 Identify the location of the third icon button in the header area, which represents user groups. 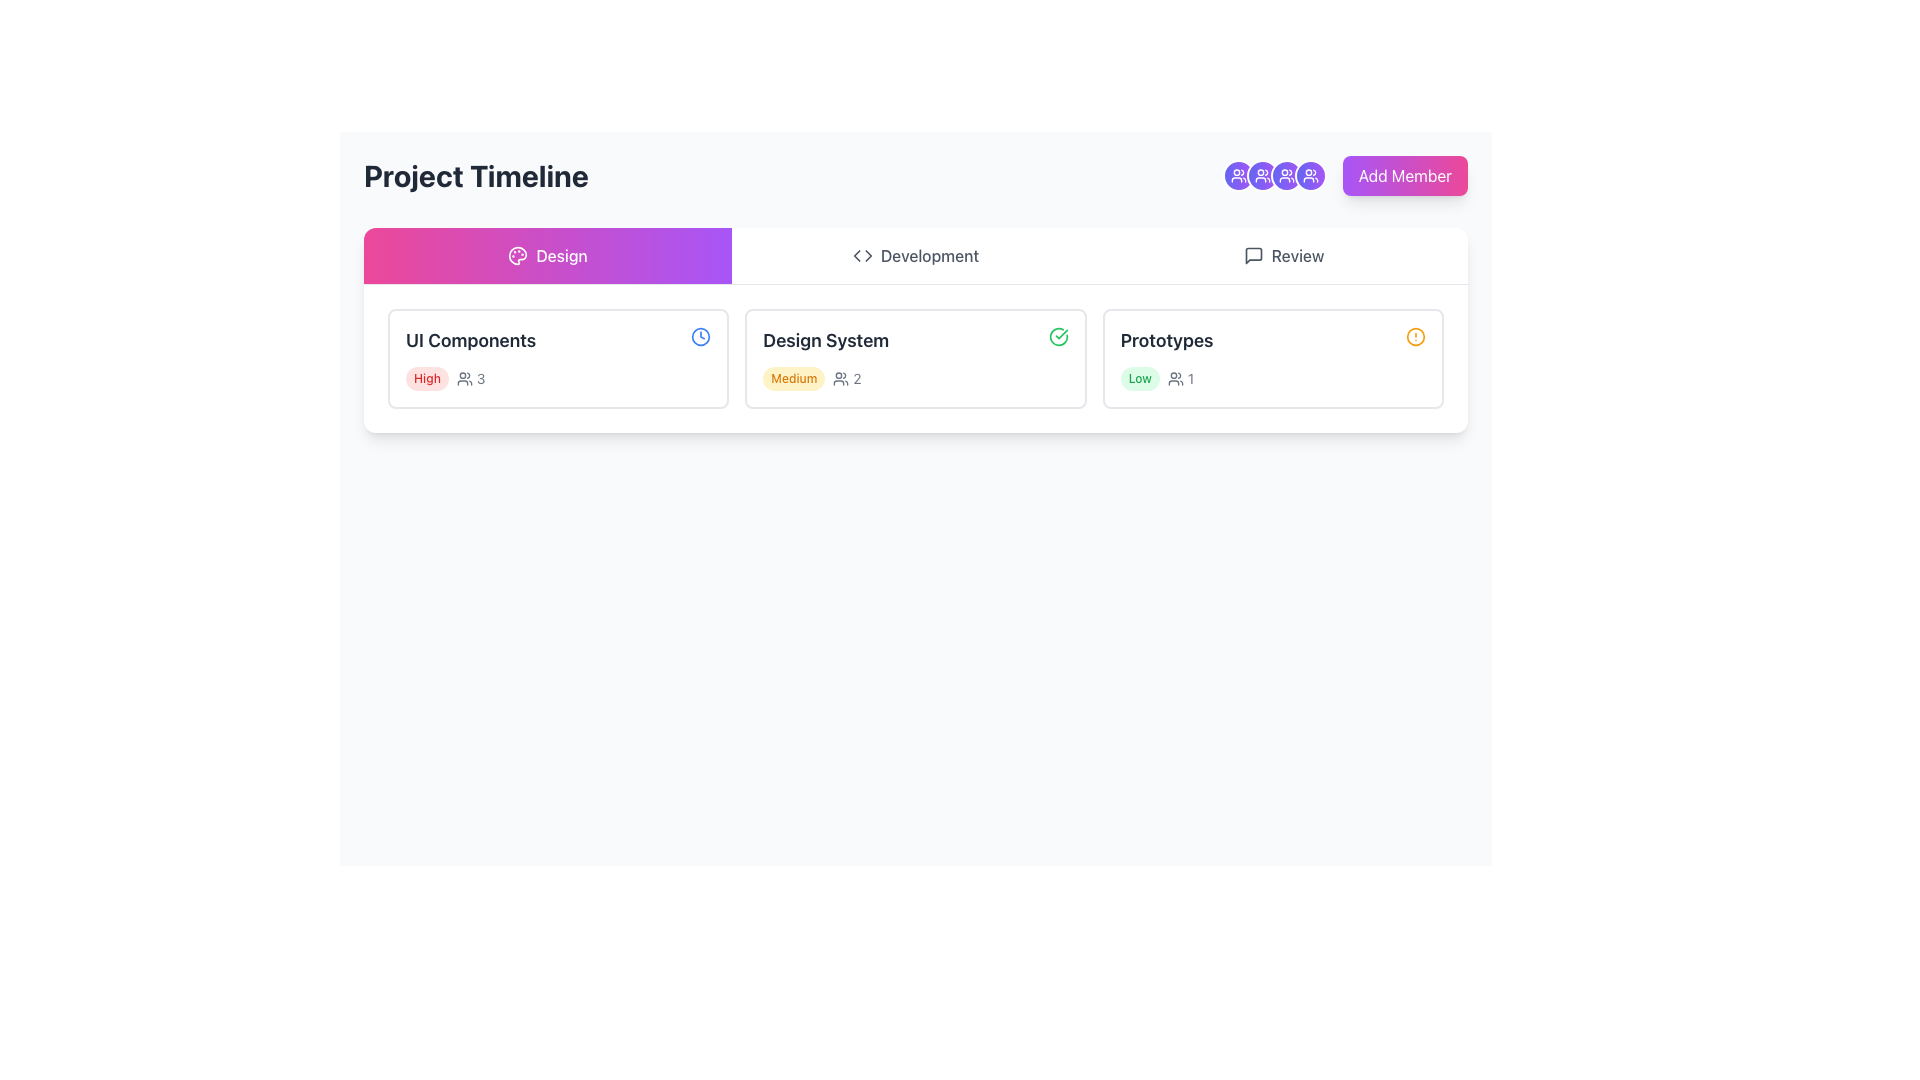
(1261, 175).